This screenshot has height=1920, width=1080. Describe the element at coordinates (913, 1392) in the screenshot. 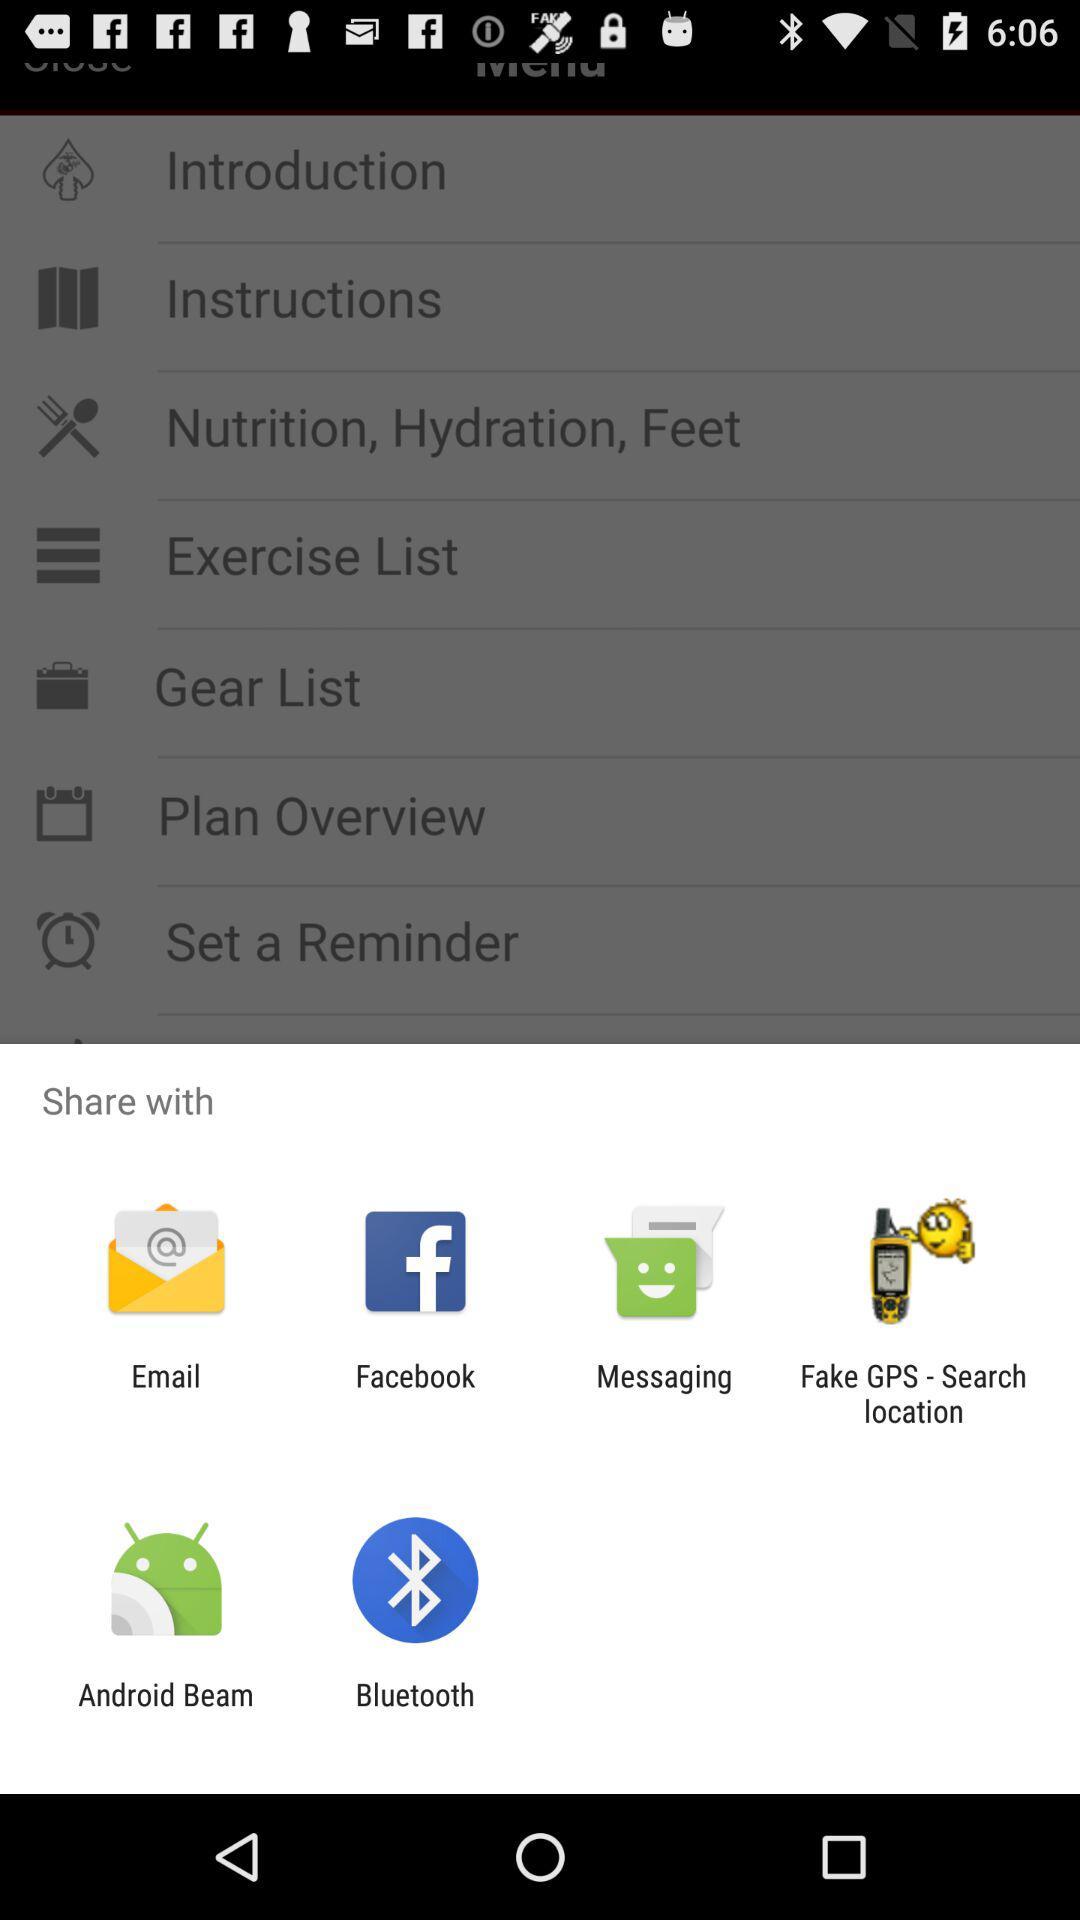

I see `icon at the bottom right corner` at that location.